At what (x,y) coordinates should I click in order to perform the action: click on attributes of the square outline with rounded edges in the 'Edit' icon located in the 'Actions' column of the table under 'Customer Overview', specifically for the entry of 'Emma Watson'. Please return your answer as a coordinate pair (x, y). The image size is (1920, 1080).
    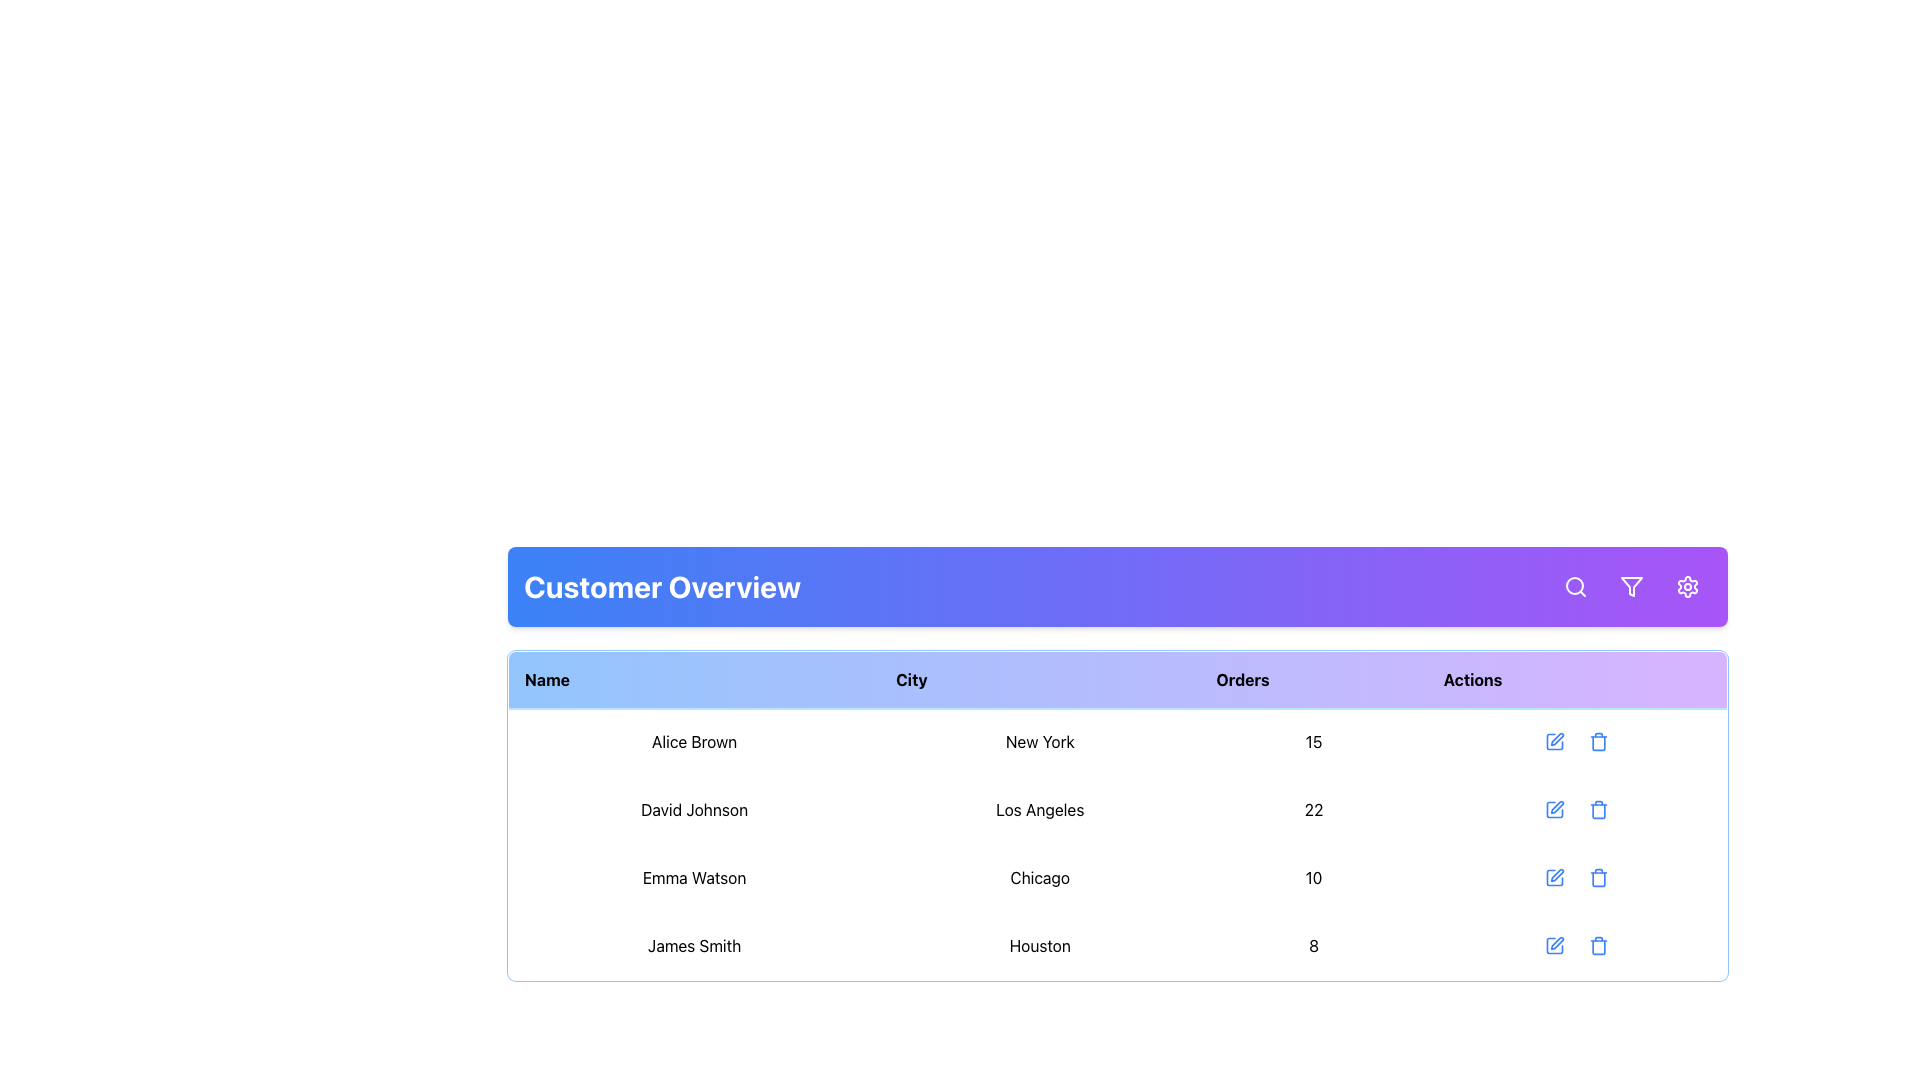
    Looking at the image, I should click on (1554, 877).